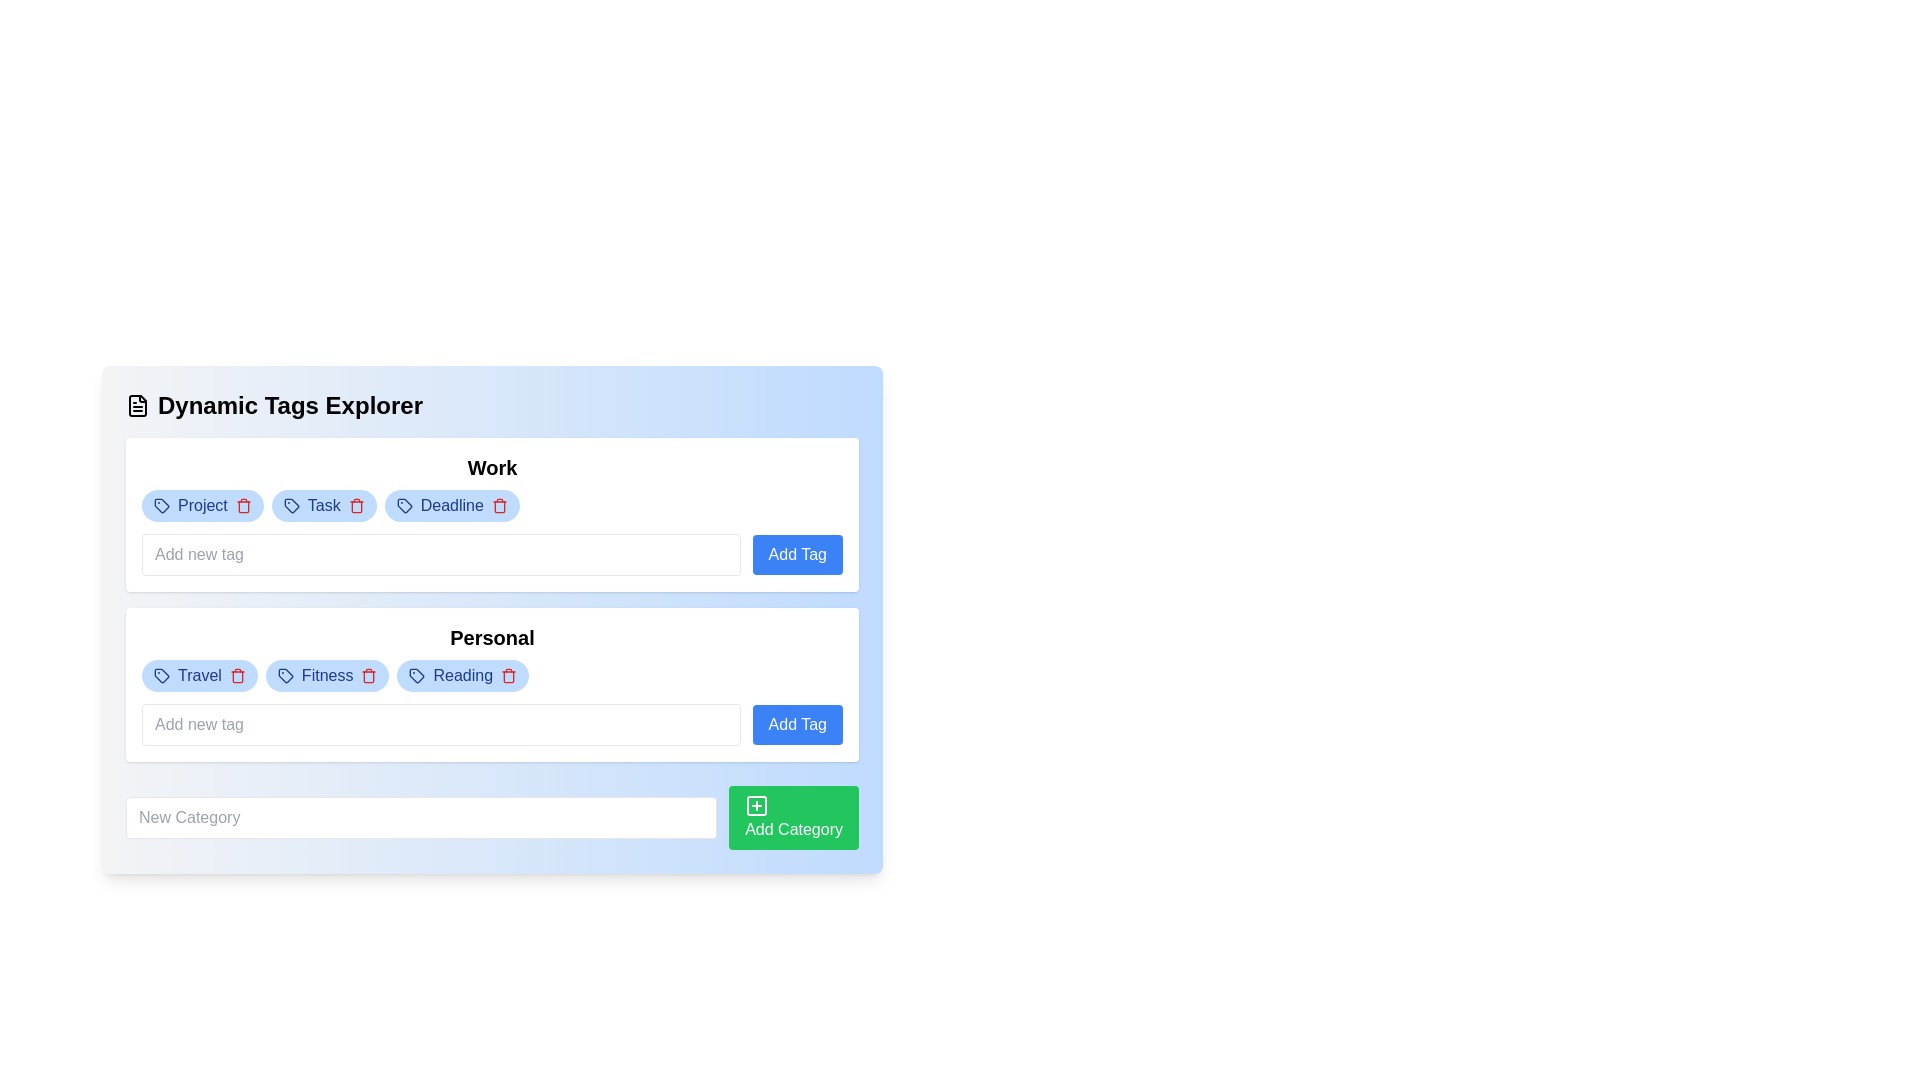  What do you see at coordinates (756, 805) in the screenshot?
I see `the square-shaped icon with a small cross (+) symbol inside, located within the green 'Add Category' button at the bottom right corner of the interface` at bounding box center [756, 805].